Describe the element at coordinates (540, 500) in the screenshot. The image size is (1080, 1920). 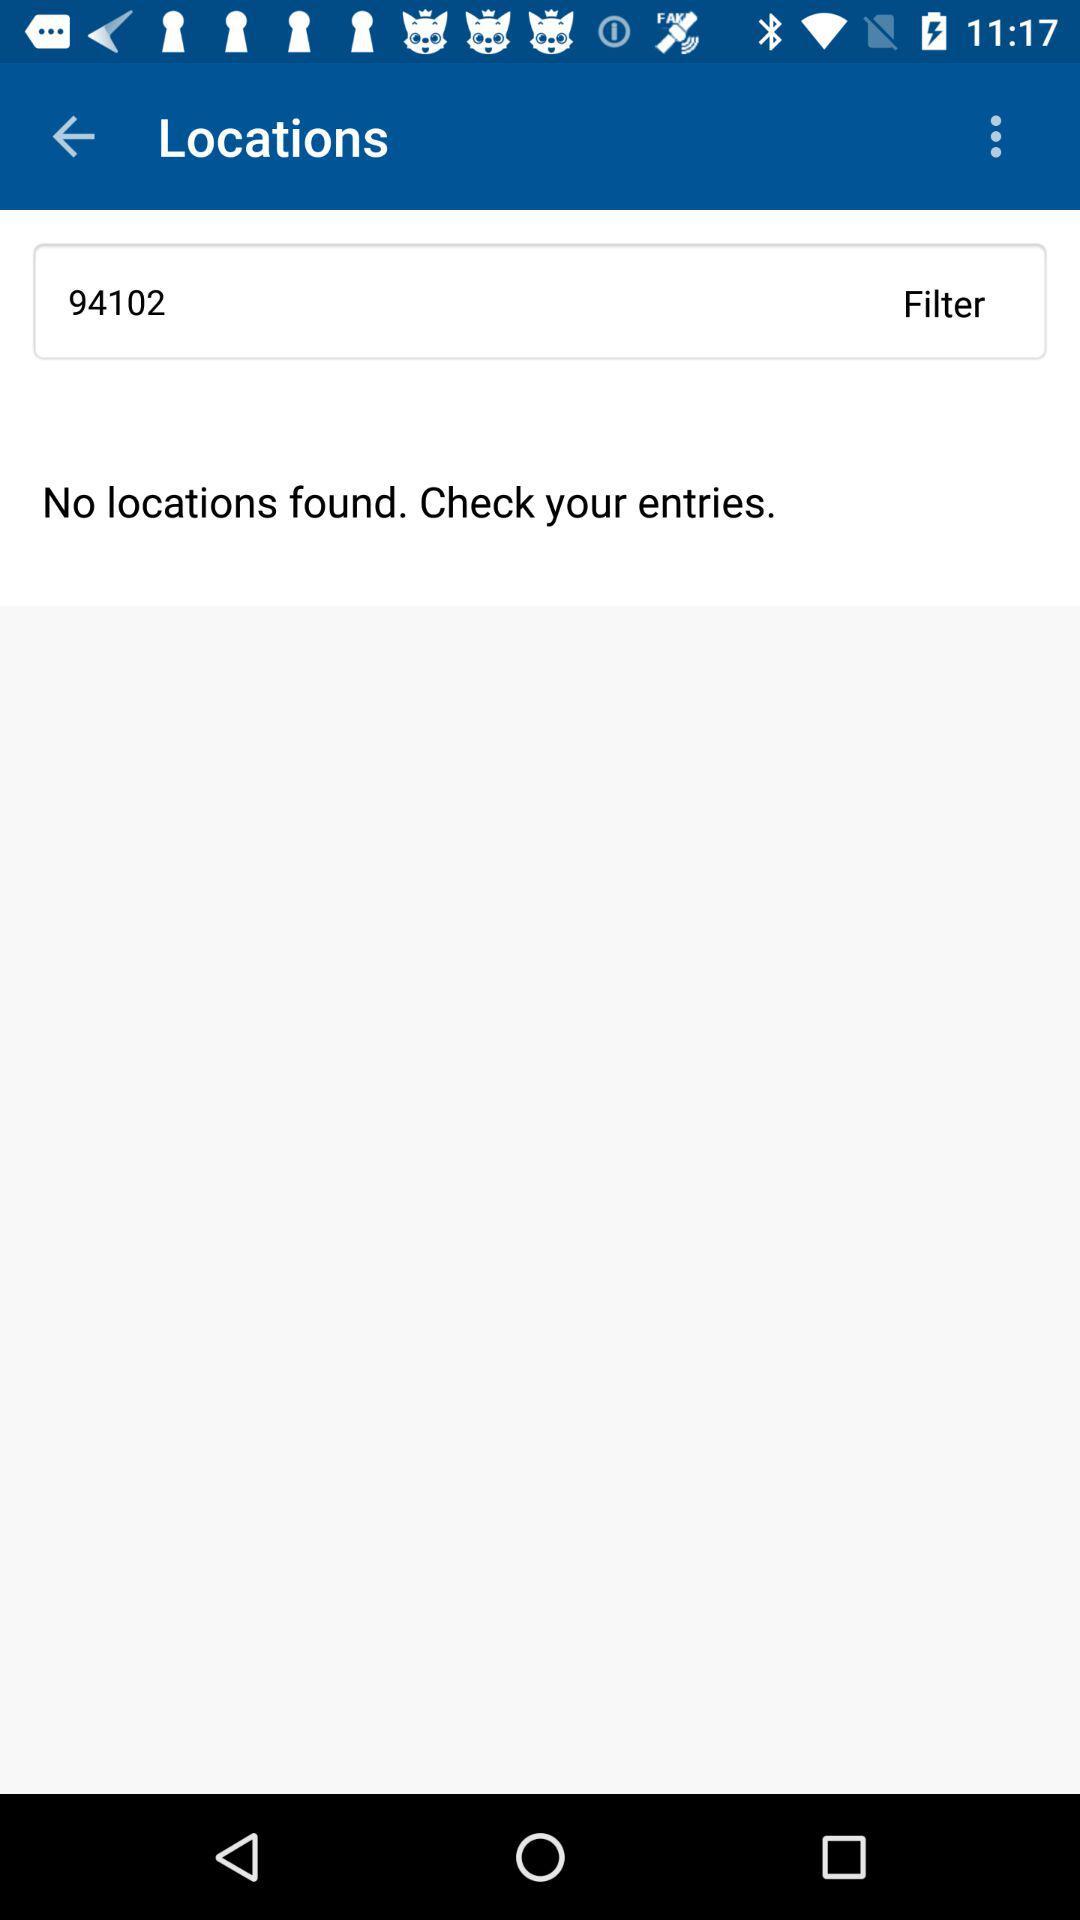
I see `icon below filter item` at that location.